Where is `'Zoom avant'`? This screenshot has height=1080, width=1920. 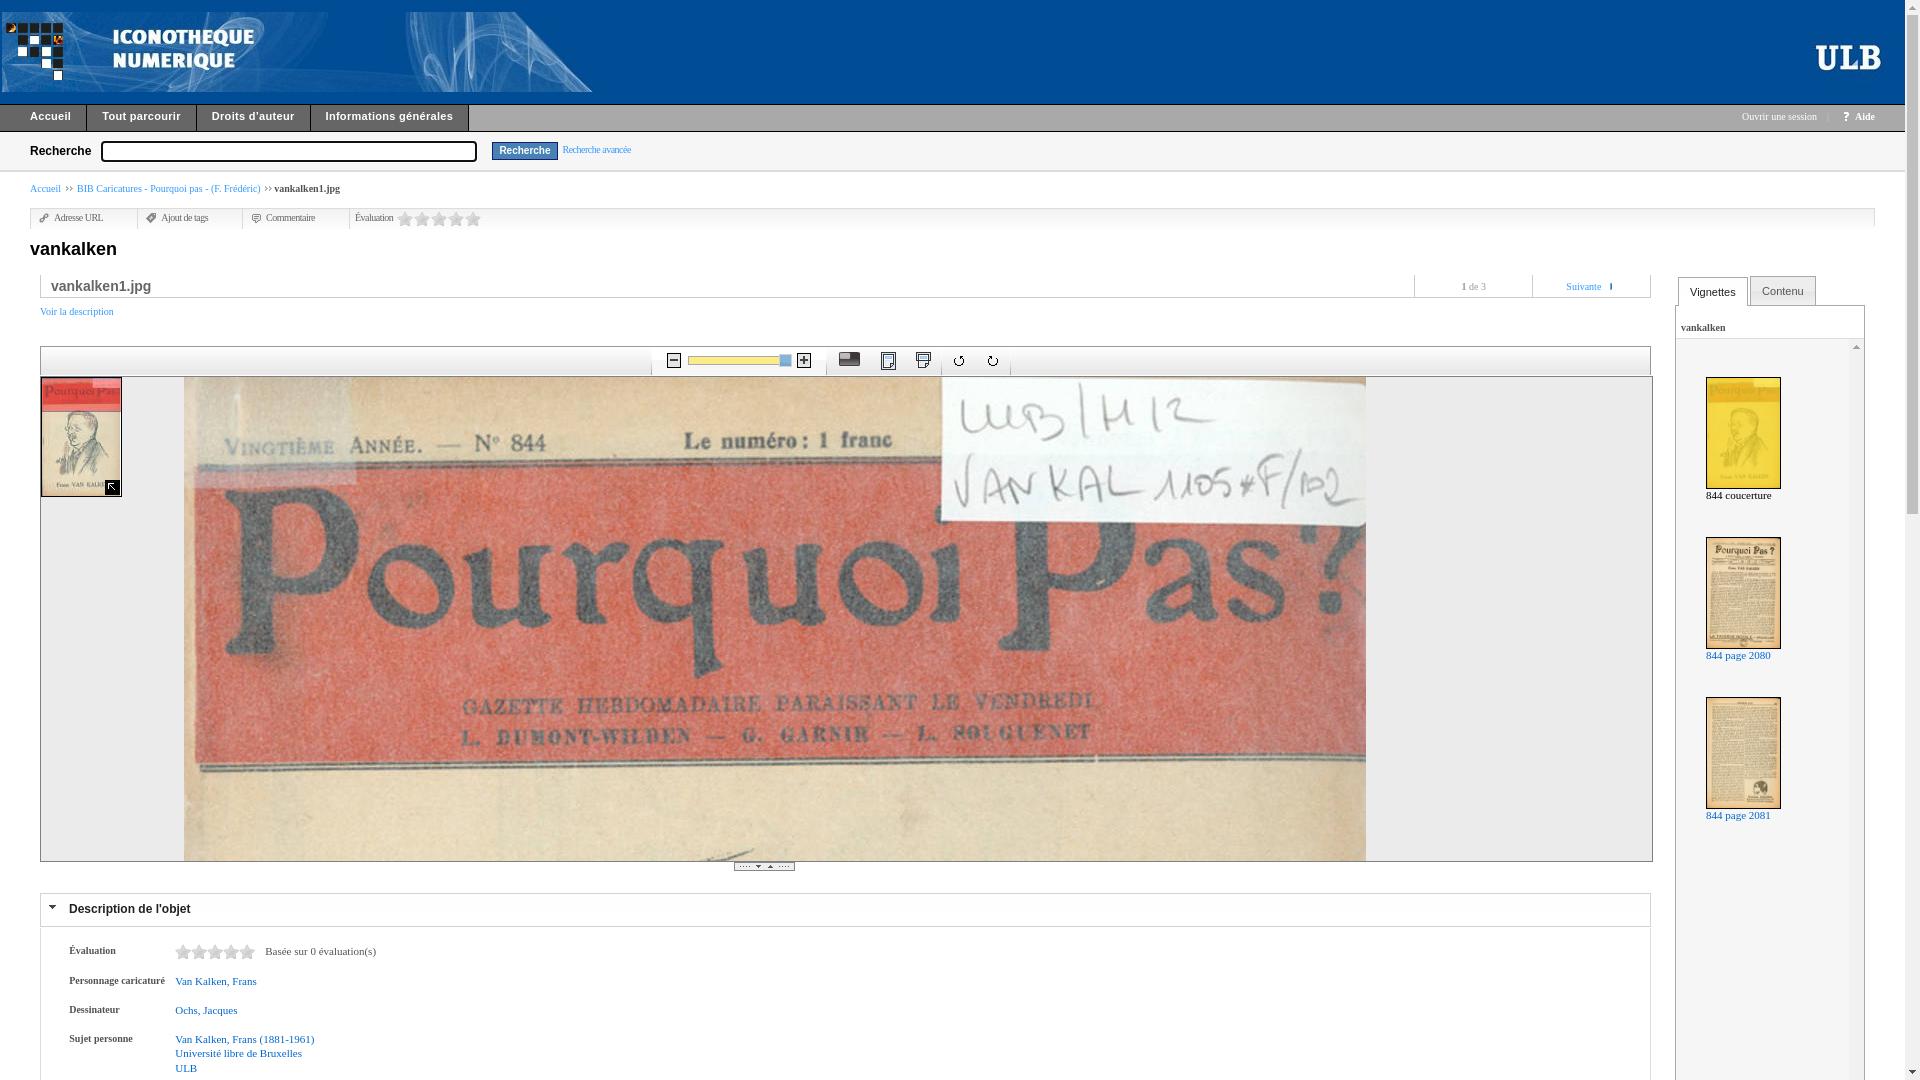
'Zoom avant' is located at coordinates (803, 360).